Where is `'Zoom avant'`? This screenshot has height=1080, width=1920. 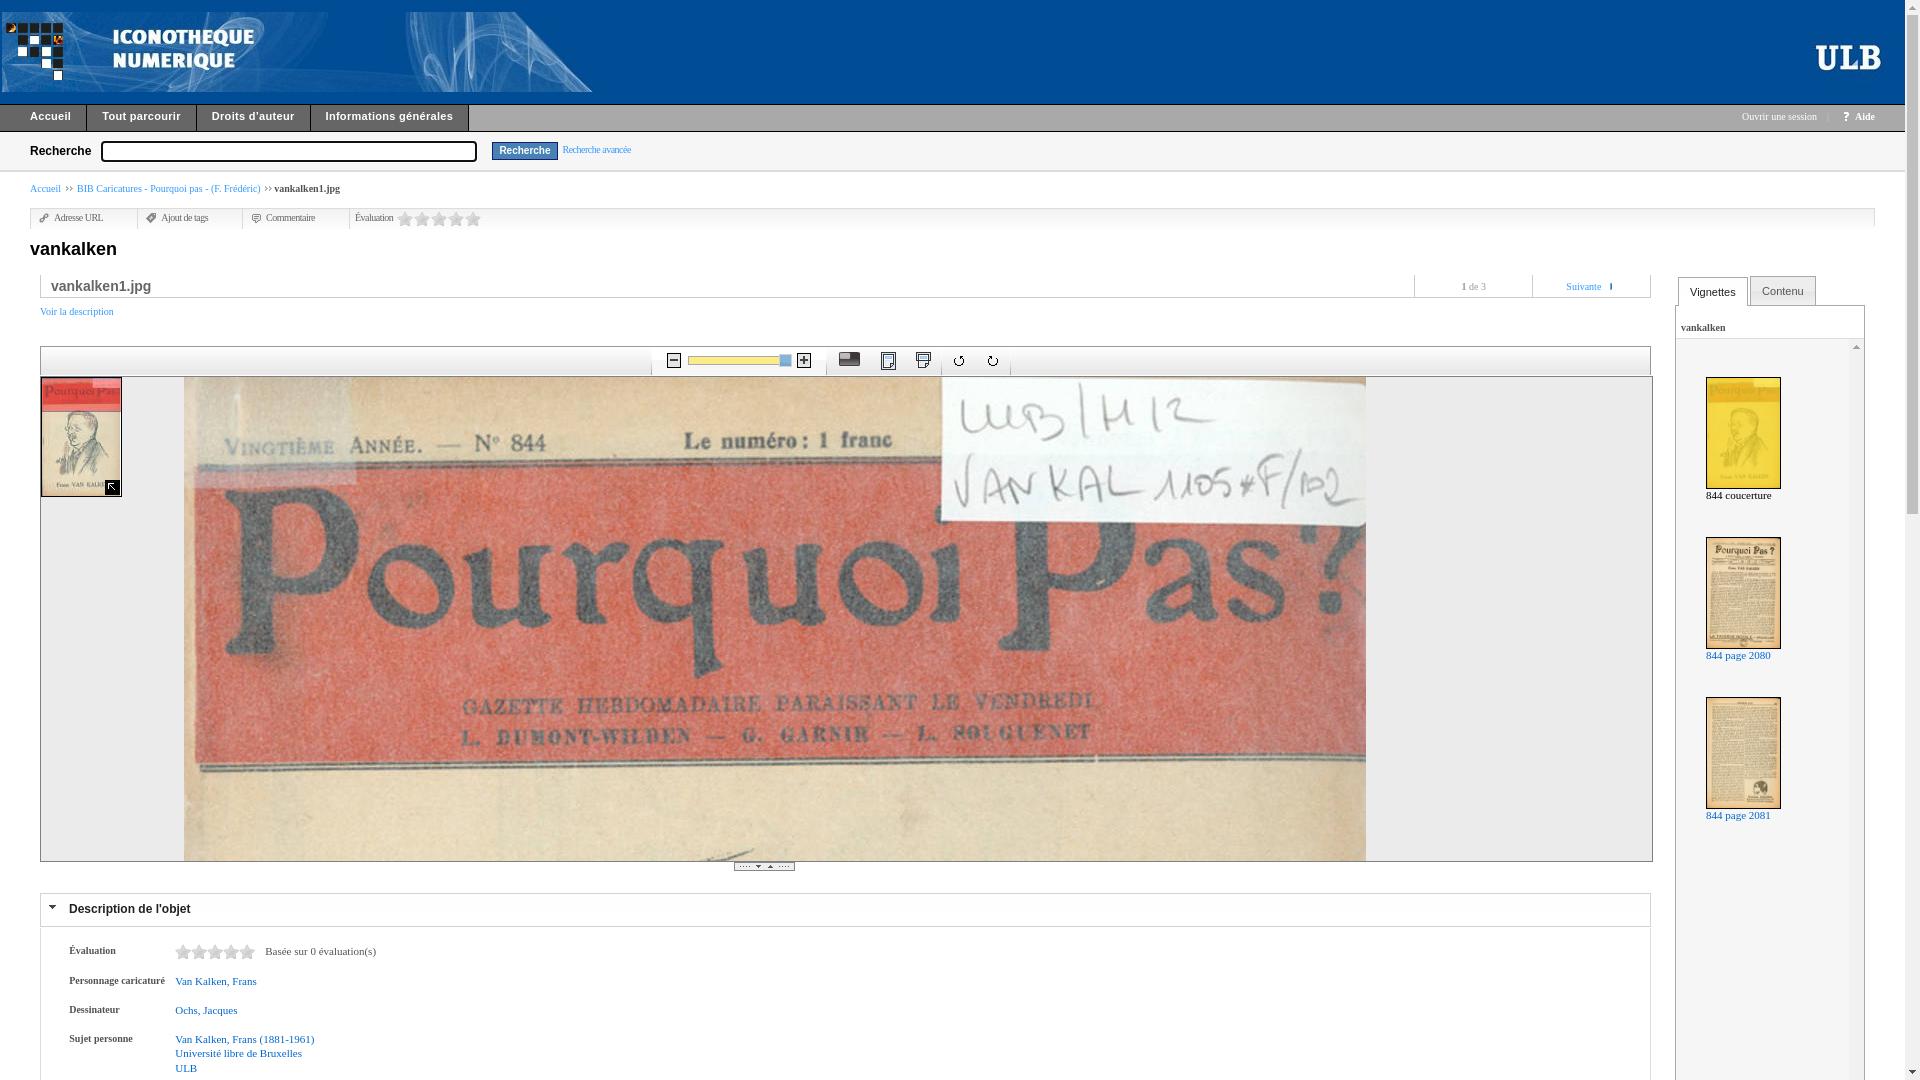
'Zoom avant' is located at coordinates (803, 360).